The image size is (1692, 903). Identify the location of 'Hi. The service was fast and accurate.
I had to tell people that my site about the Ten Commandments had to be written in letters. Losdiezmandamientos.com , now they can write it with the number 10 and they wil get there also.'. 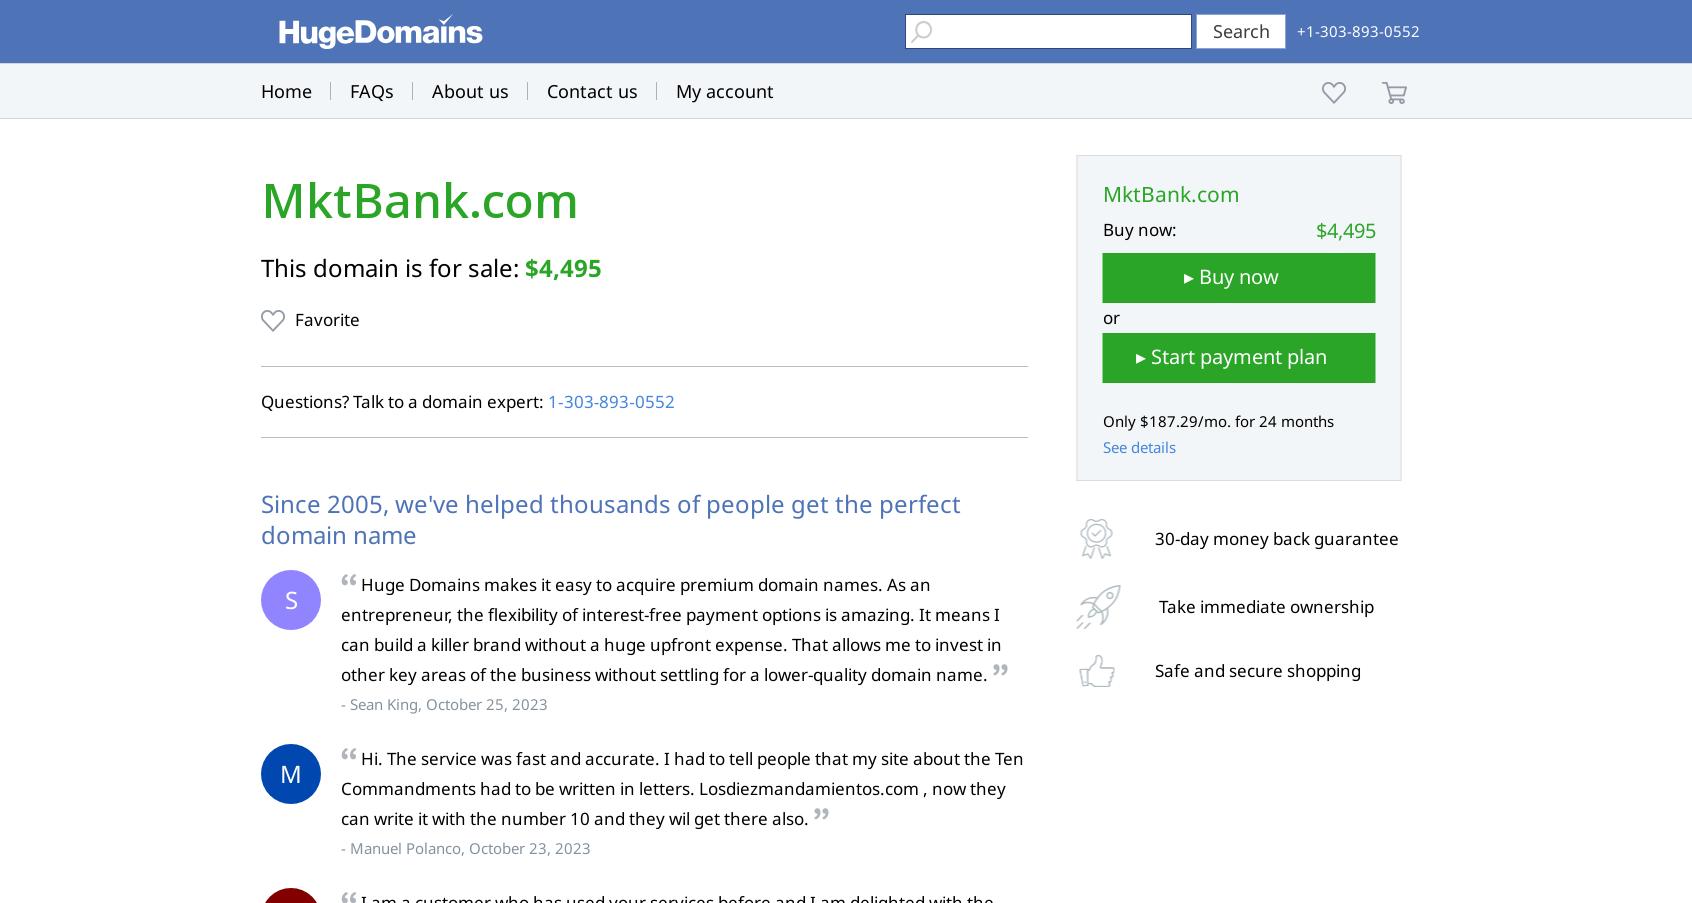
(339, 786).